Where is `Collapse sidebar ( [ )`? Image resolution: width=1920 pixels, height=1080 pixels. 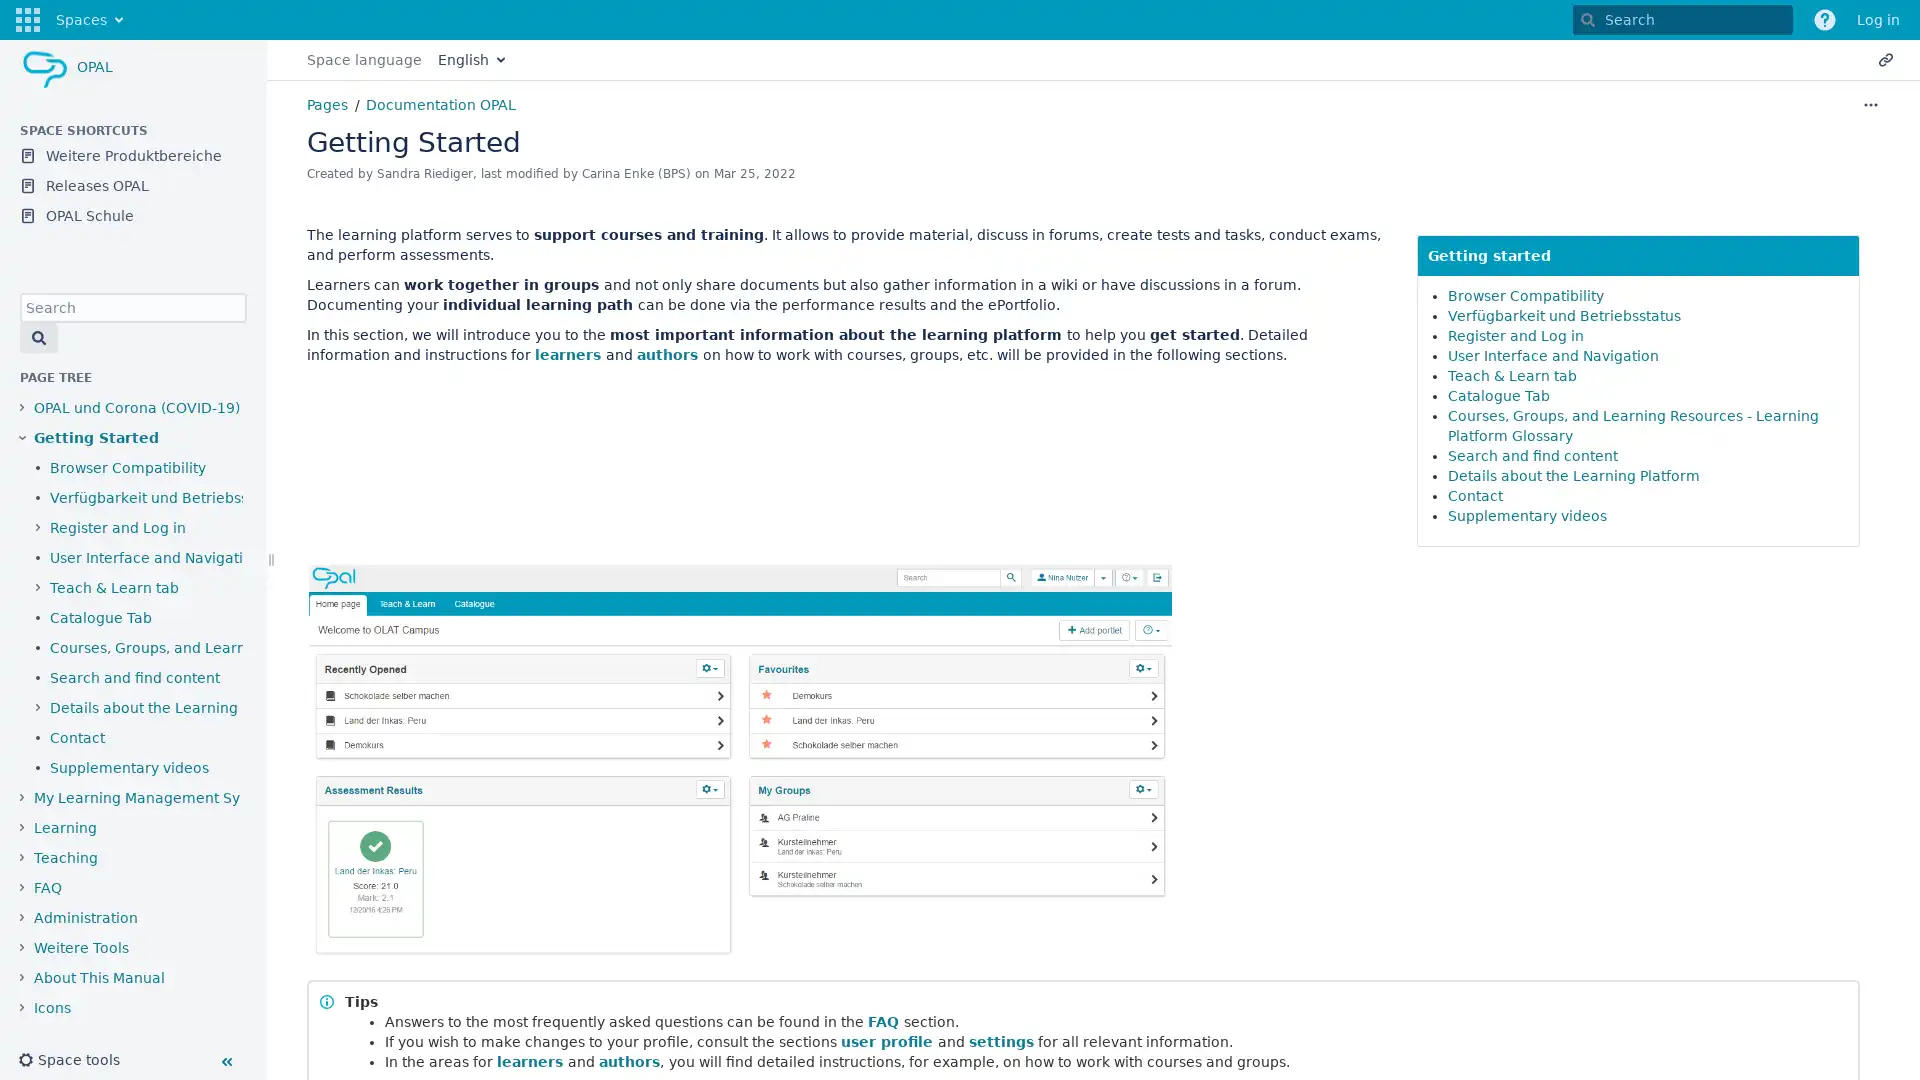 Collapse sidebar ( [ ) is located at coordinates (225, 1060).